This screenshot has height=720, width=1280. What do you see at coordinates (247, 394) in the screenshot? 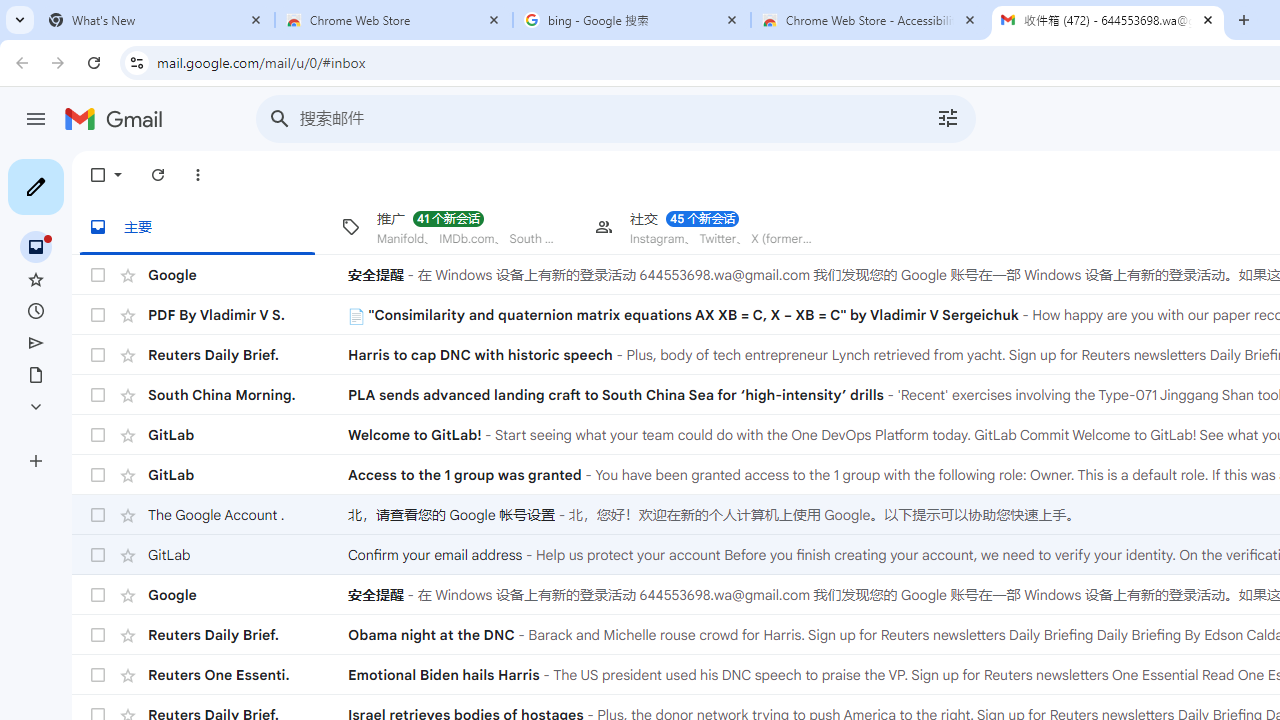
I see `'South China Morning.'` at bounding box center [247, 394].